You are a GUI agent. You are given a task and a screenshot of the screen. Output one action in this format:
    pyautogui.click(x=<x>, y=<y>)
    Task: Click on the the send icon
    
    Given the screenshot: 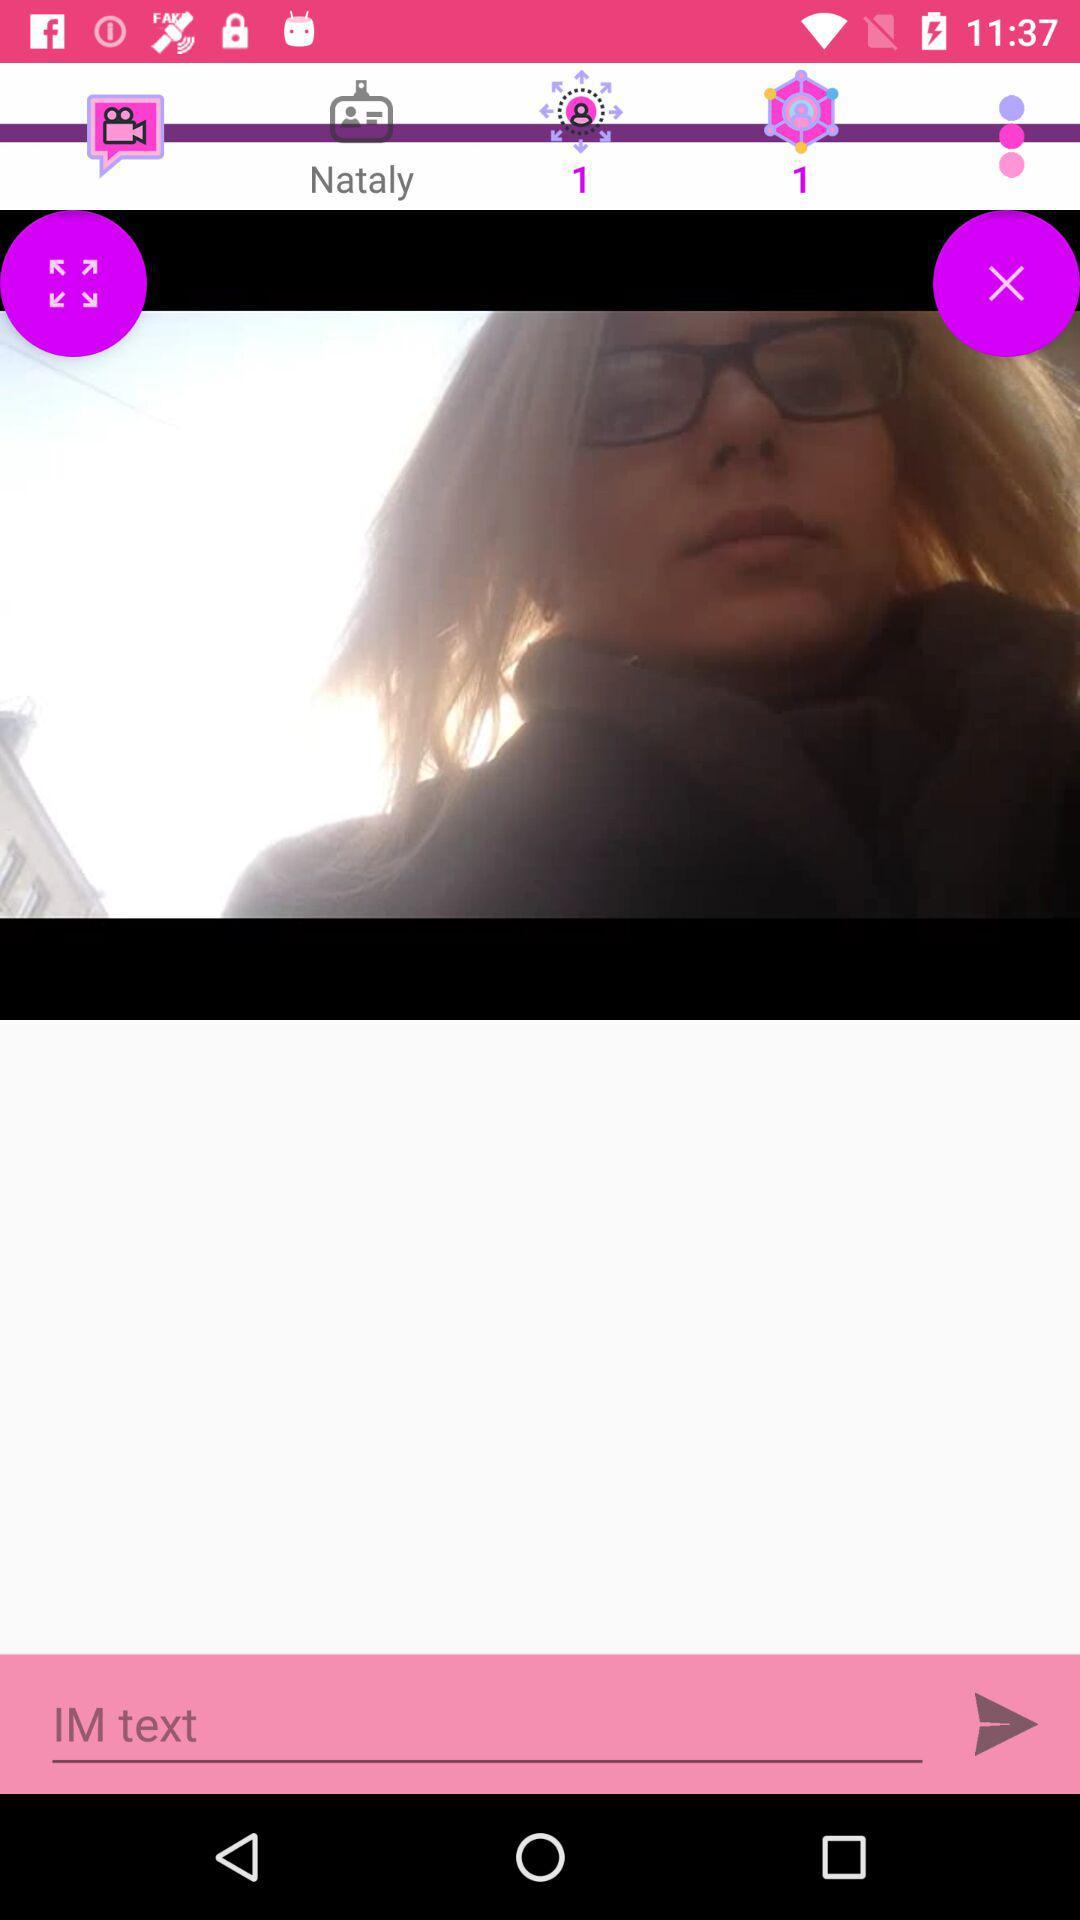 What is the action you would take?
    pyautogui.click(x=1006, y=1723)
    